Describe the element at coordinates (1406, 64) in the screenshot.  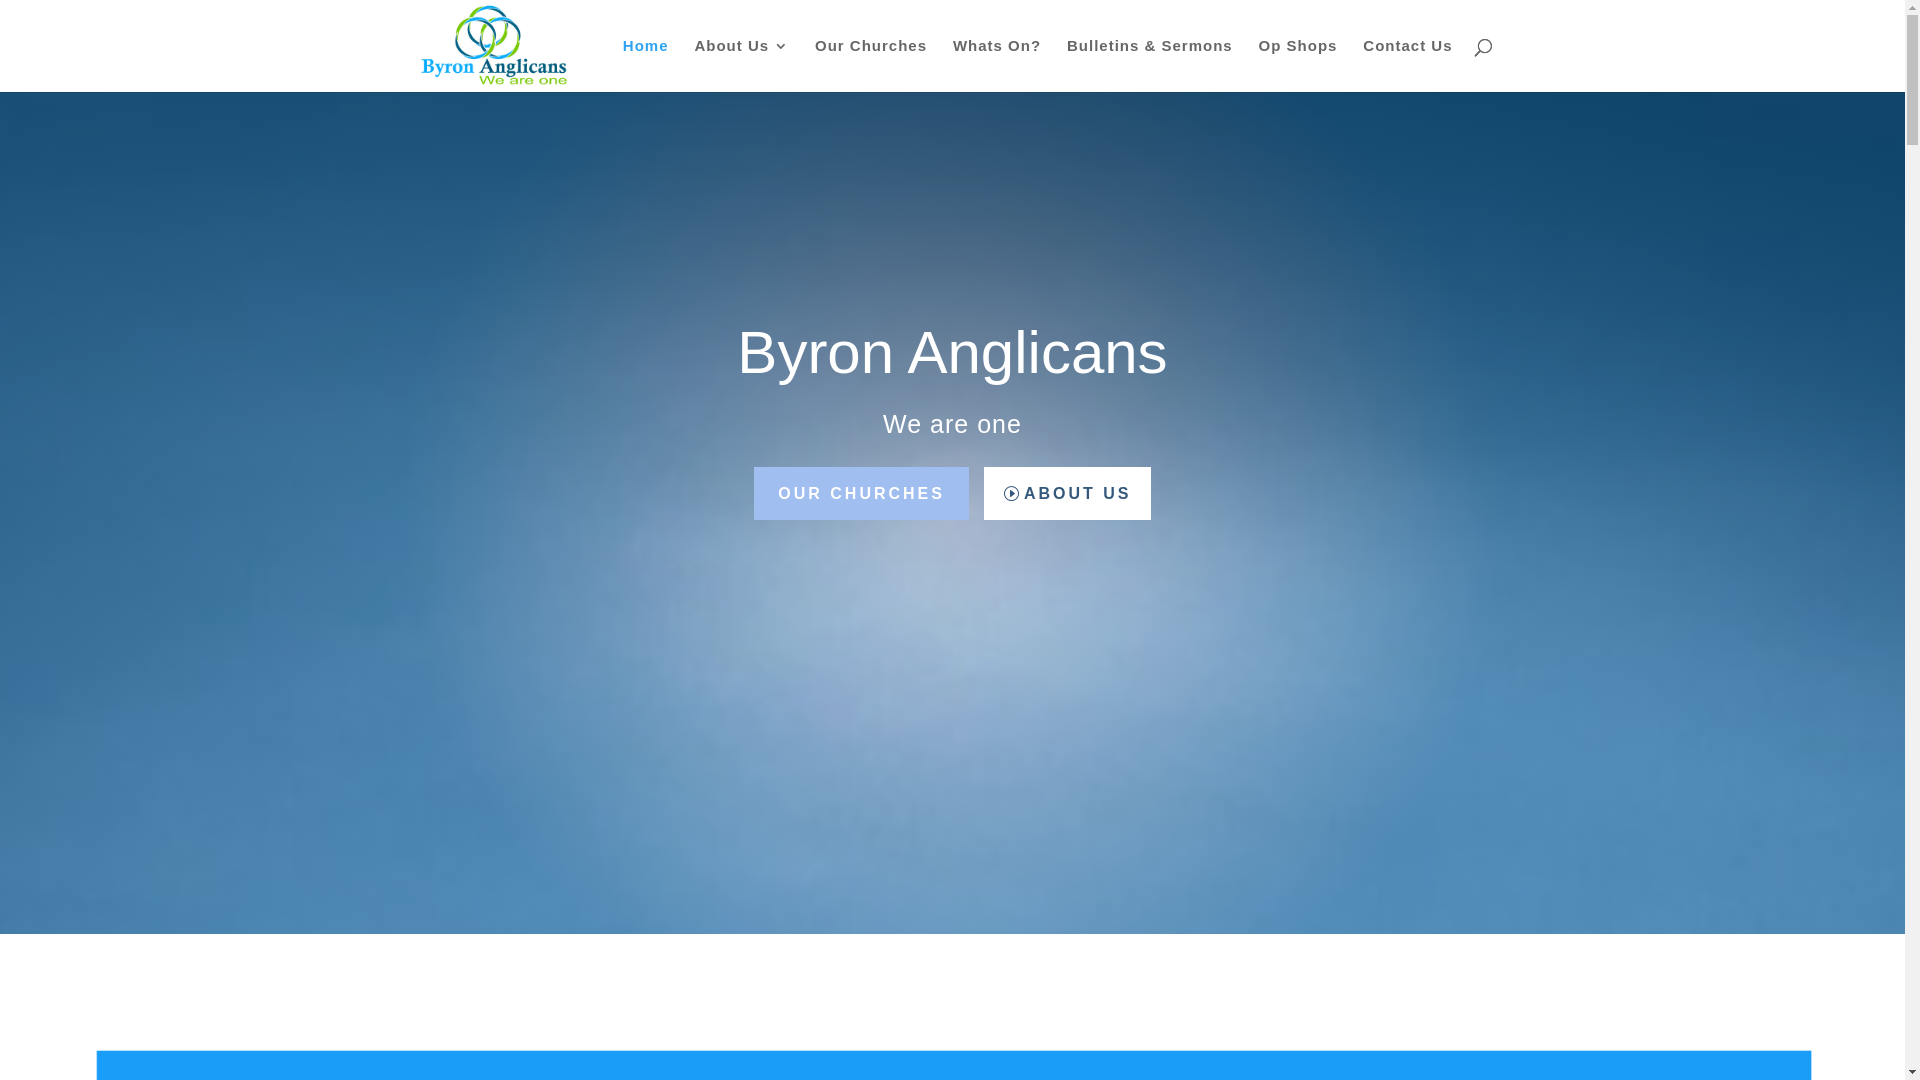
I see `'Contact Us'` at that location.